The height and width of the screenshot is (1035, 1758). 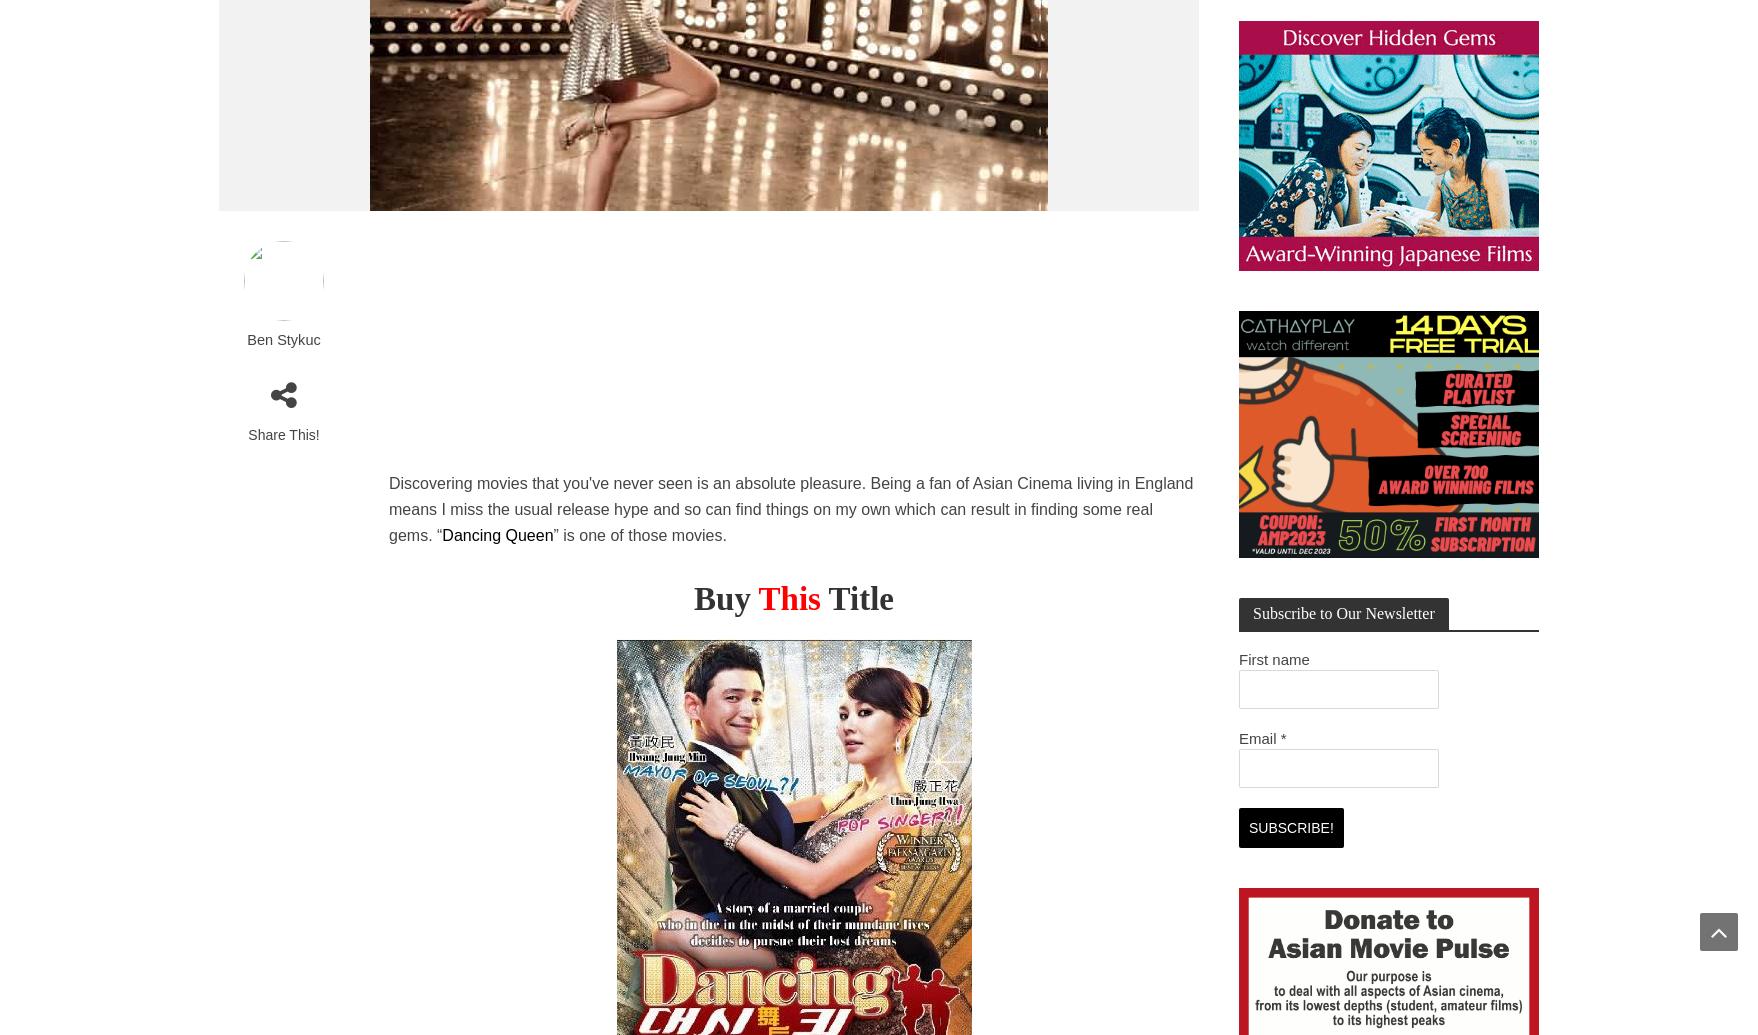 What do you see at coordinates (496, 534) in the screenshot?
I see `'Dancing Queen'` at bounding box center [496, 534].